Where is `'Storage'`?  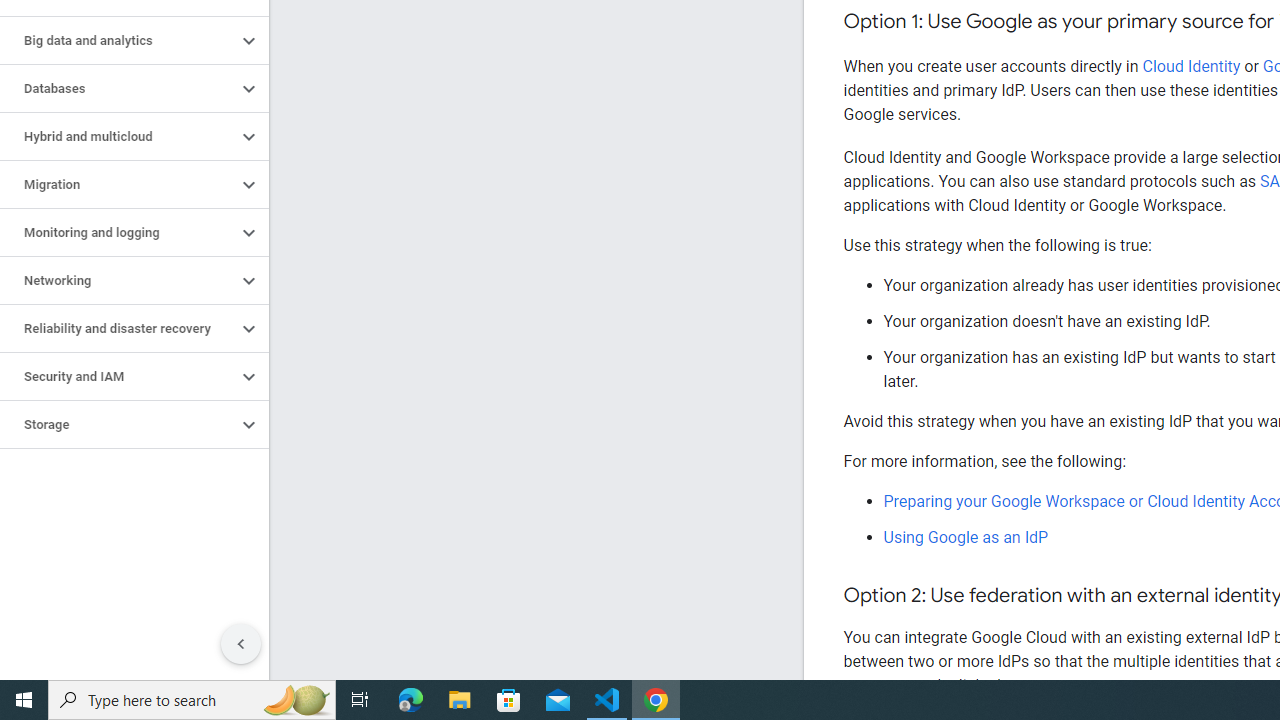
'Storage' is located at coordinates (117, 424).